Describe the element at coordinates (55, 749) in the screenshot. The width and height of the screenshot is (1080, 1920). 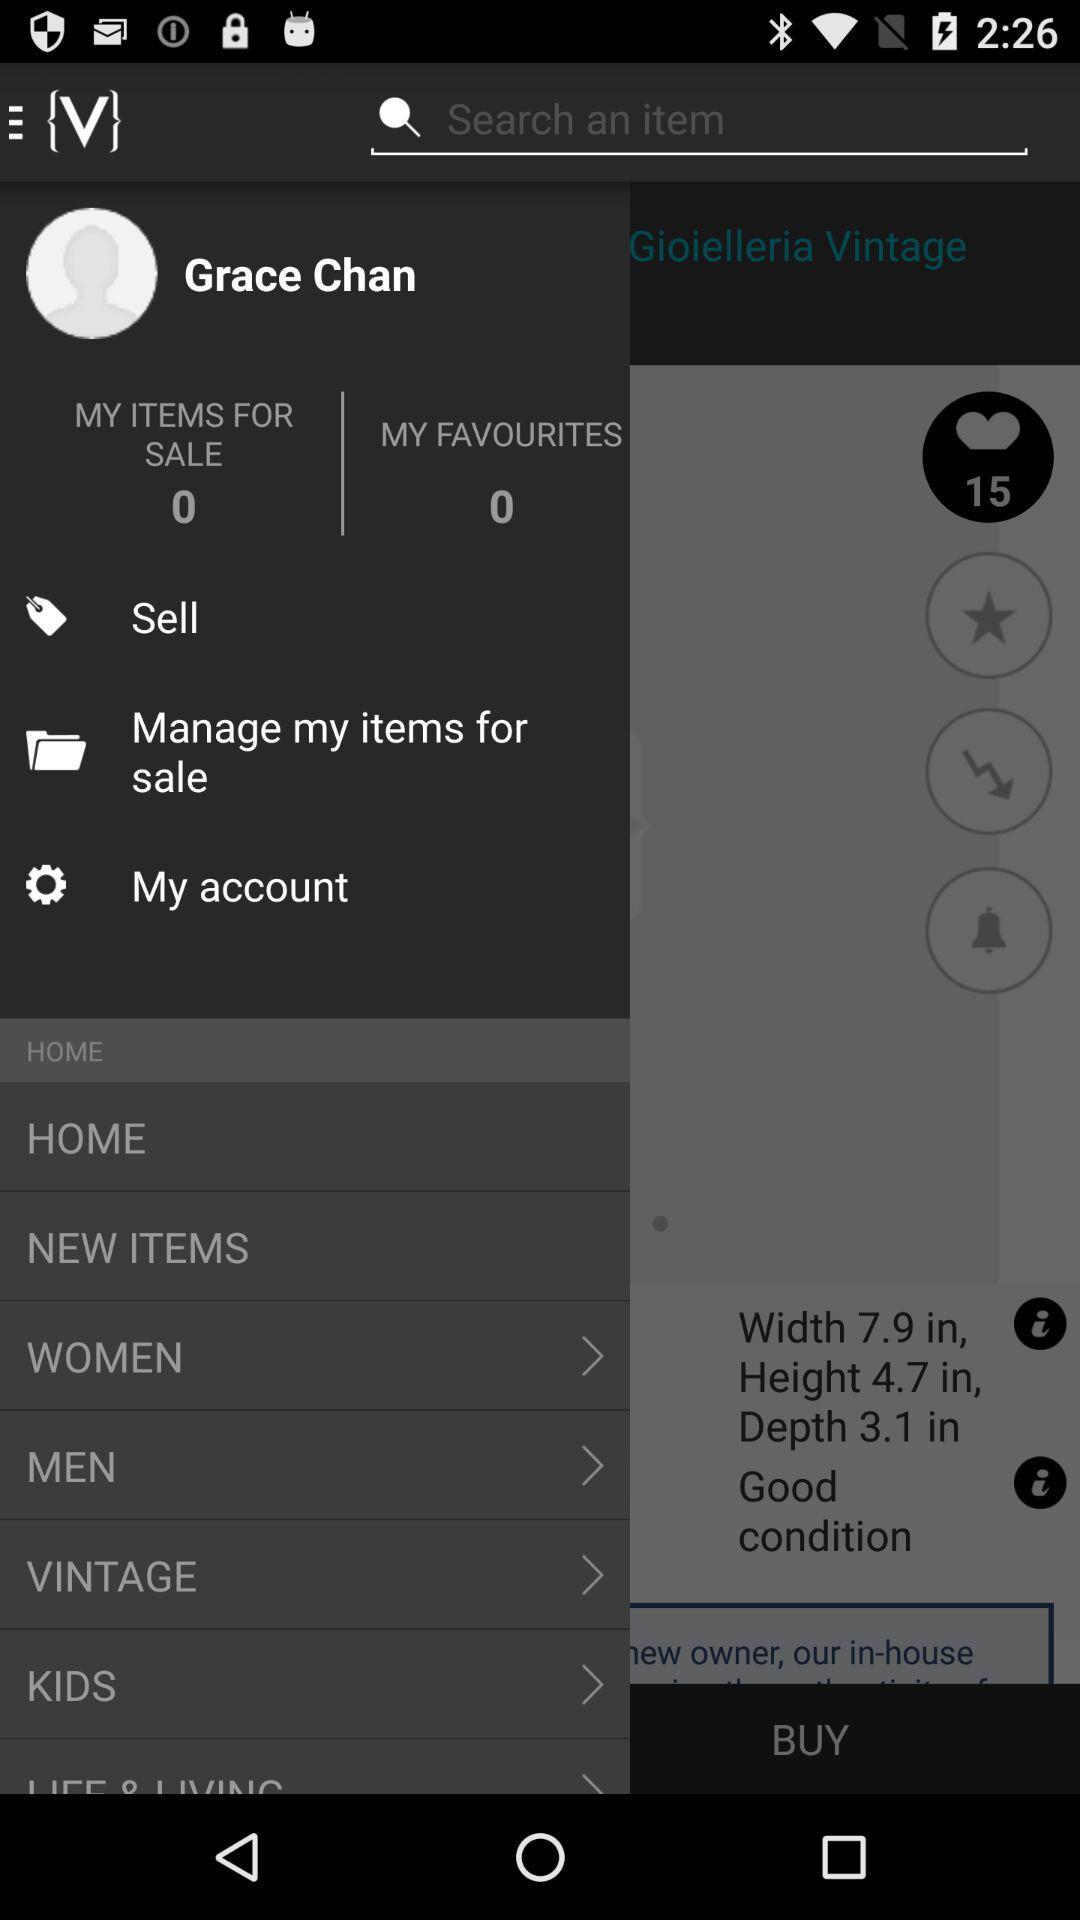
I see `the file manager icon` at that location.